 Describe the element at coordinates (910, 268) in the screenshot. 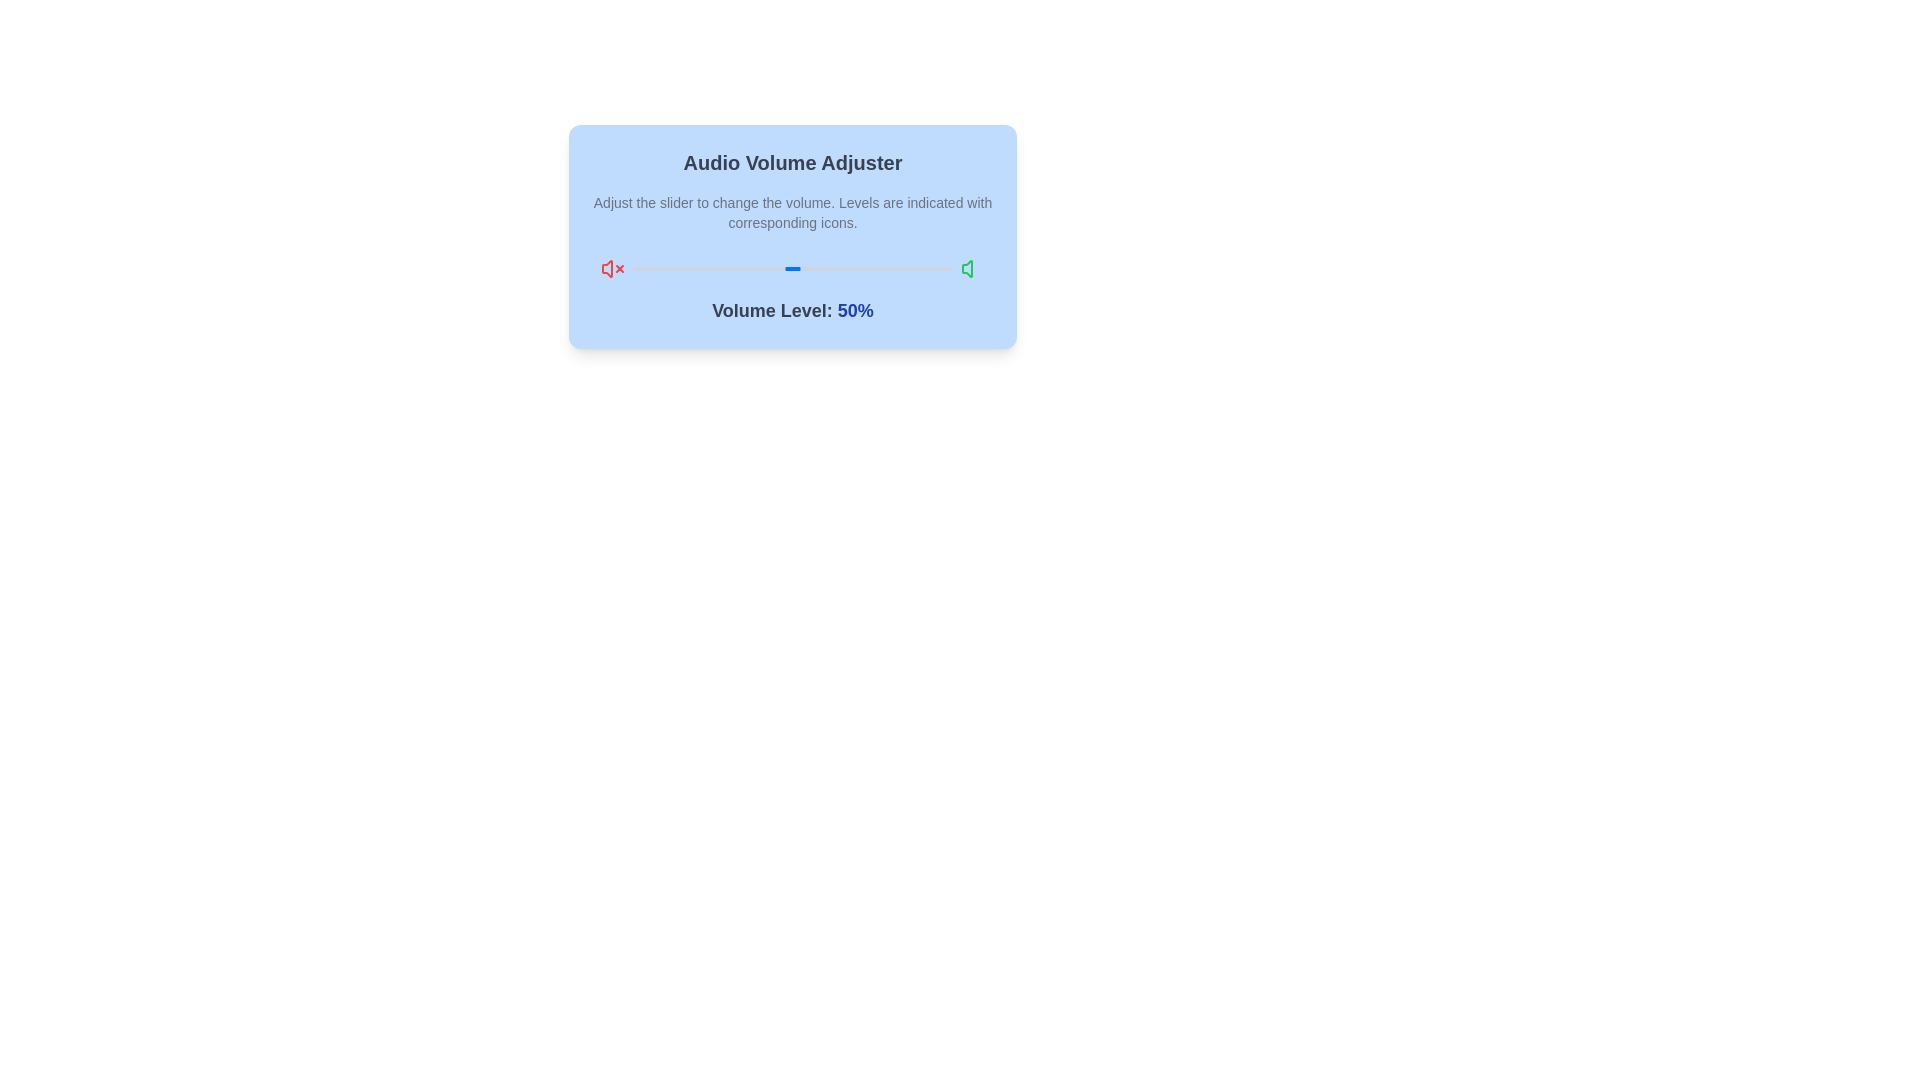

I see `the slider to set the volume to 87%` at that location.